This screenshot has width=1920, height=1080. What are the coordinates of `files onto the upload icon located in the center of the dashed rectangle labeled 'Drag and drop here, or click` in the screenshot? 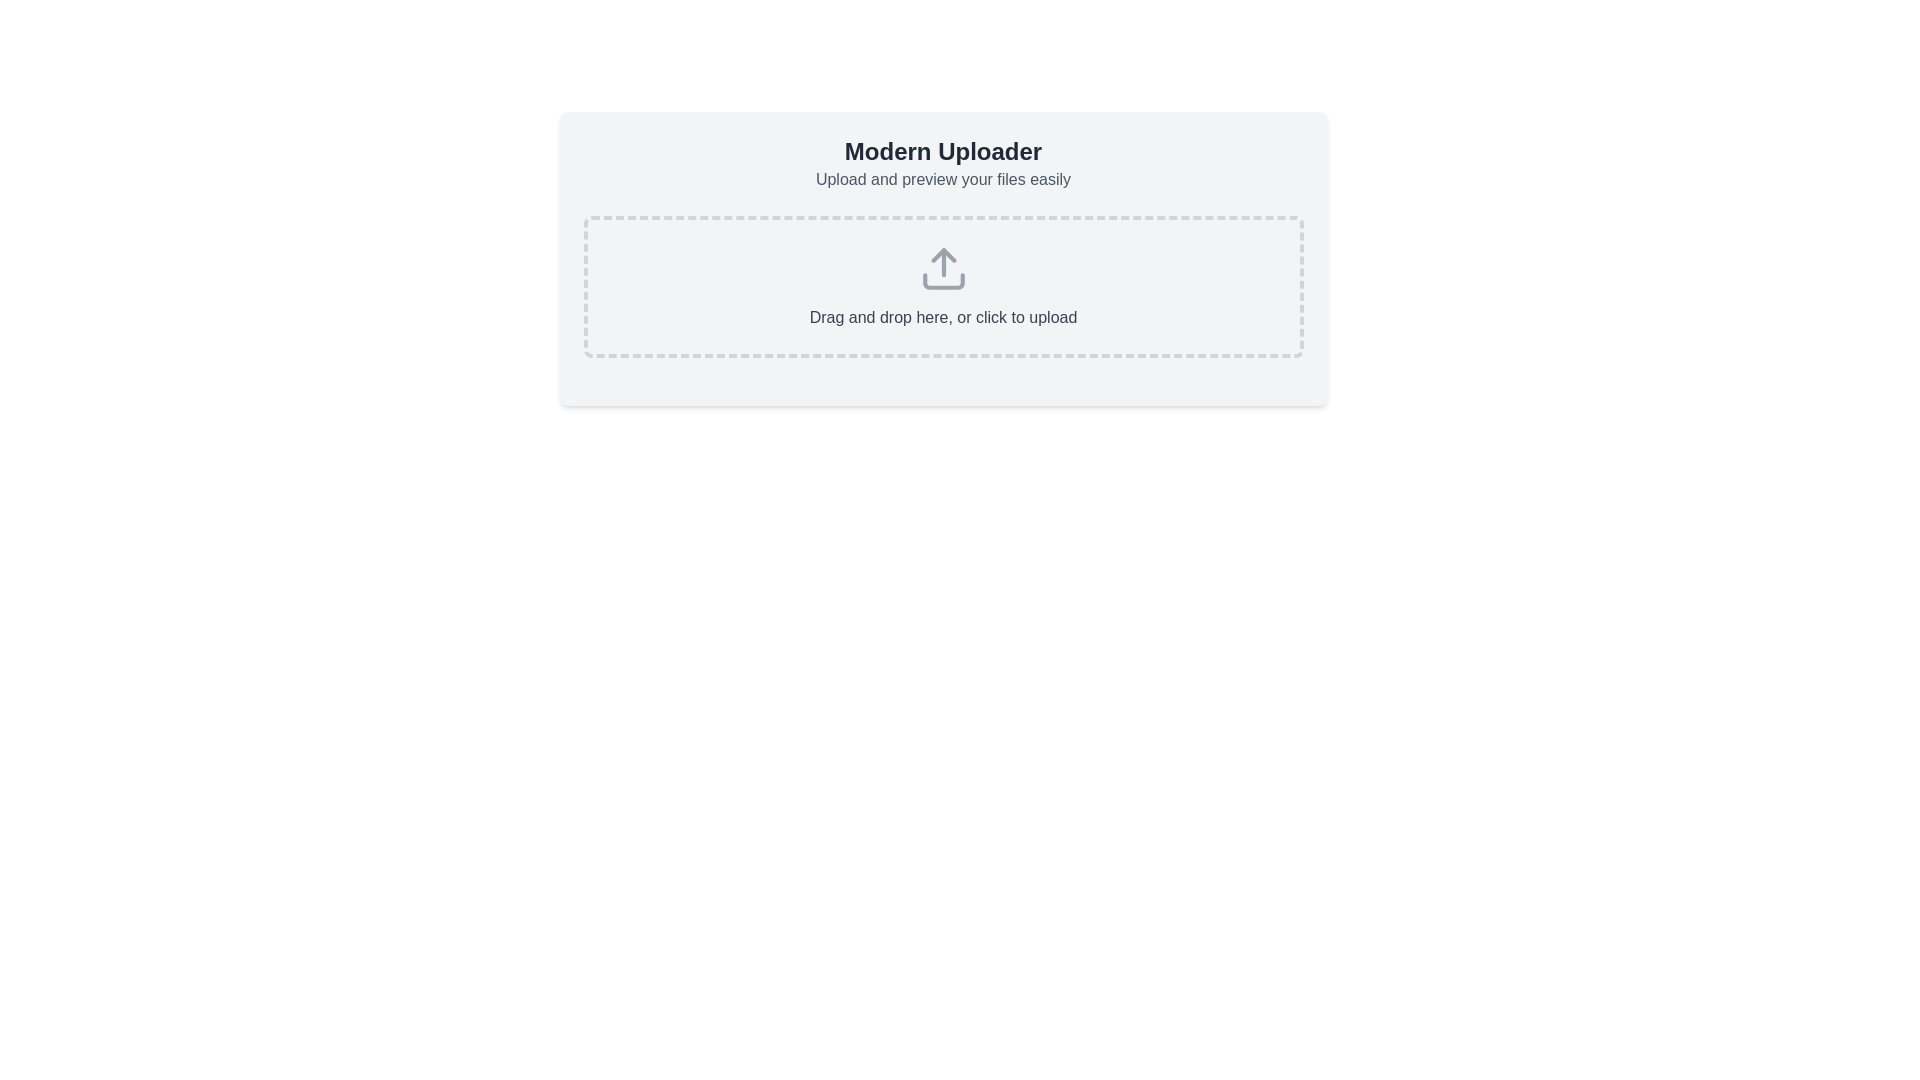 It's located at (942, 268).